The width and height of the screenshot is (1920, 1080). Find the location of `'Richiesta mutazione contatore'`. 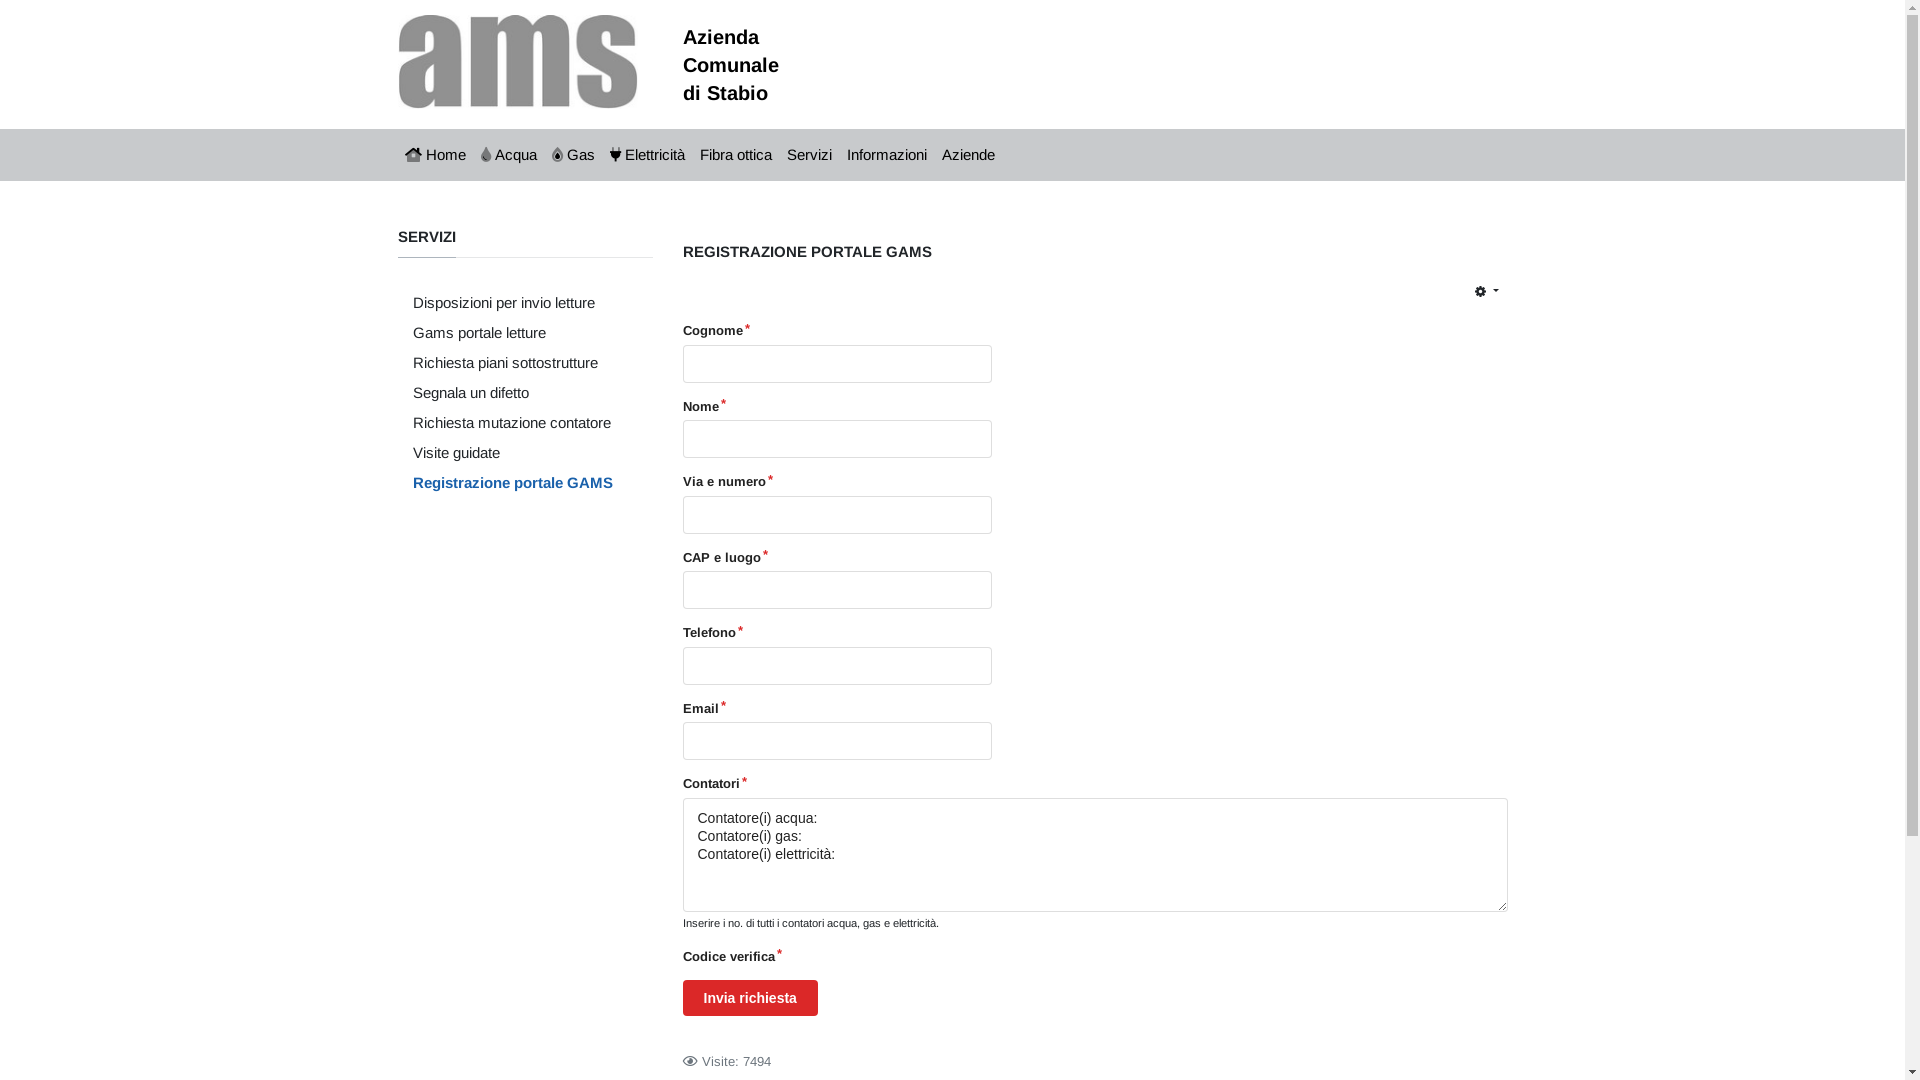

'Richiesta mutazione contatore' is located at coordinates (512, 422).